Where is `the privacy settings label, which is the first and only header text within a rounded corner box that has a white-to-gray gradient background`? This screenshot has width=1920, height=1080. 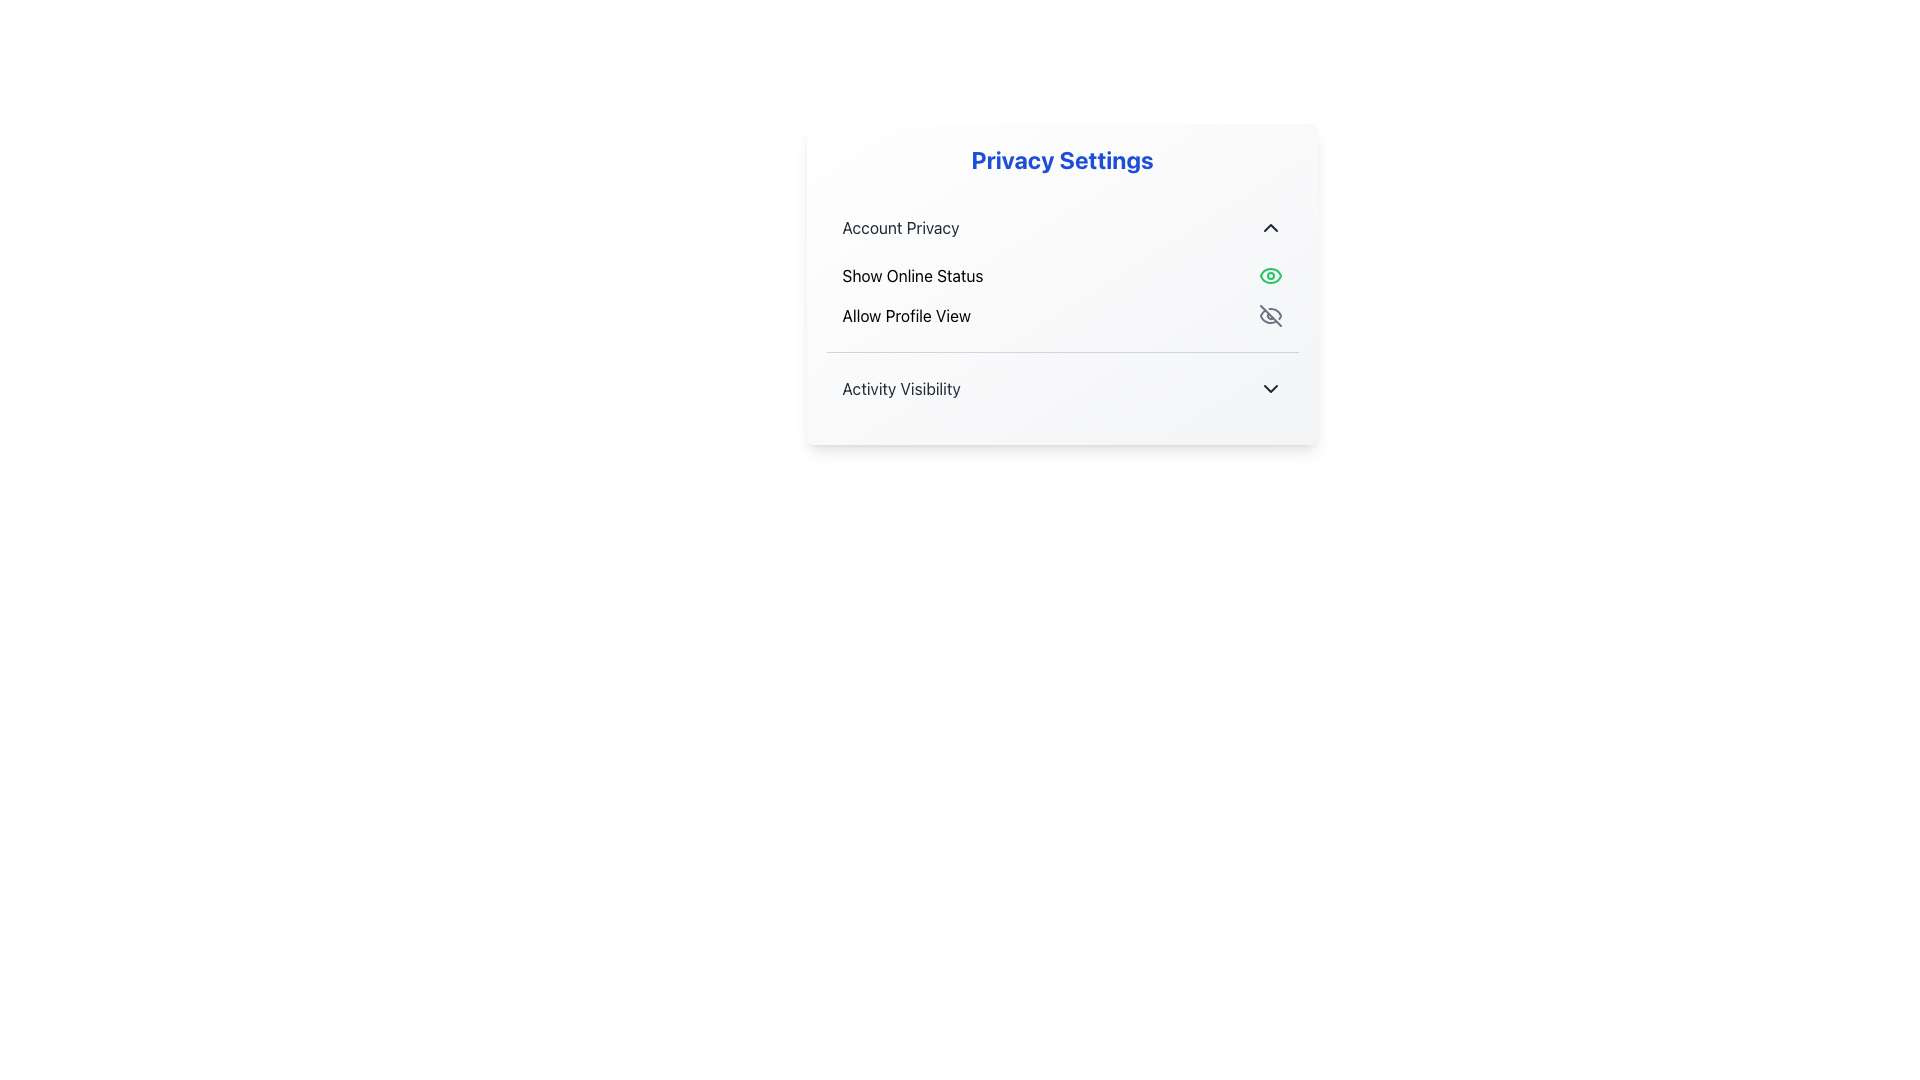 the privacy settings label, which is the first and only header text within a rounded corner box that has a white-to-gray gradient background is located at coordinates (1061, 158).